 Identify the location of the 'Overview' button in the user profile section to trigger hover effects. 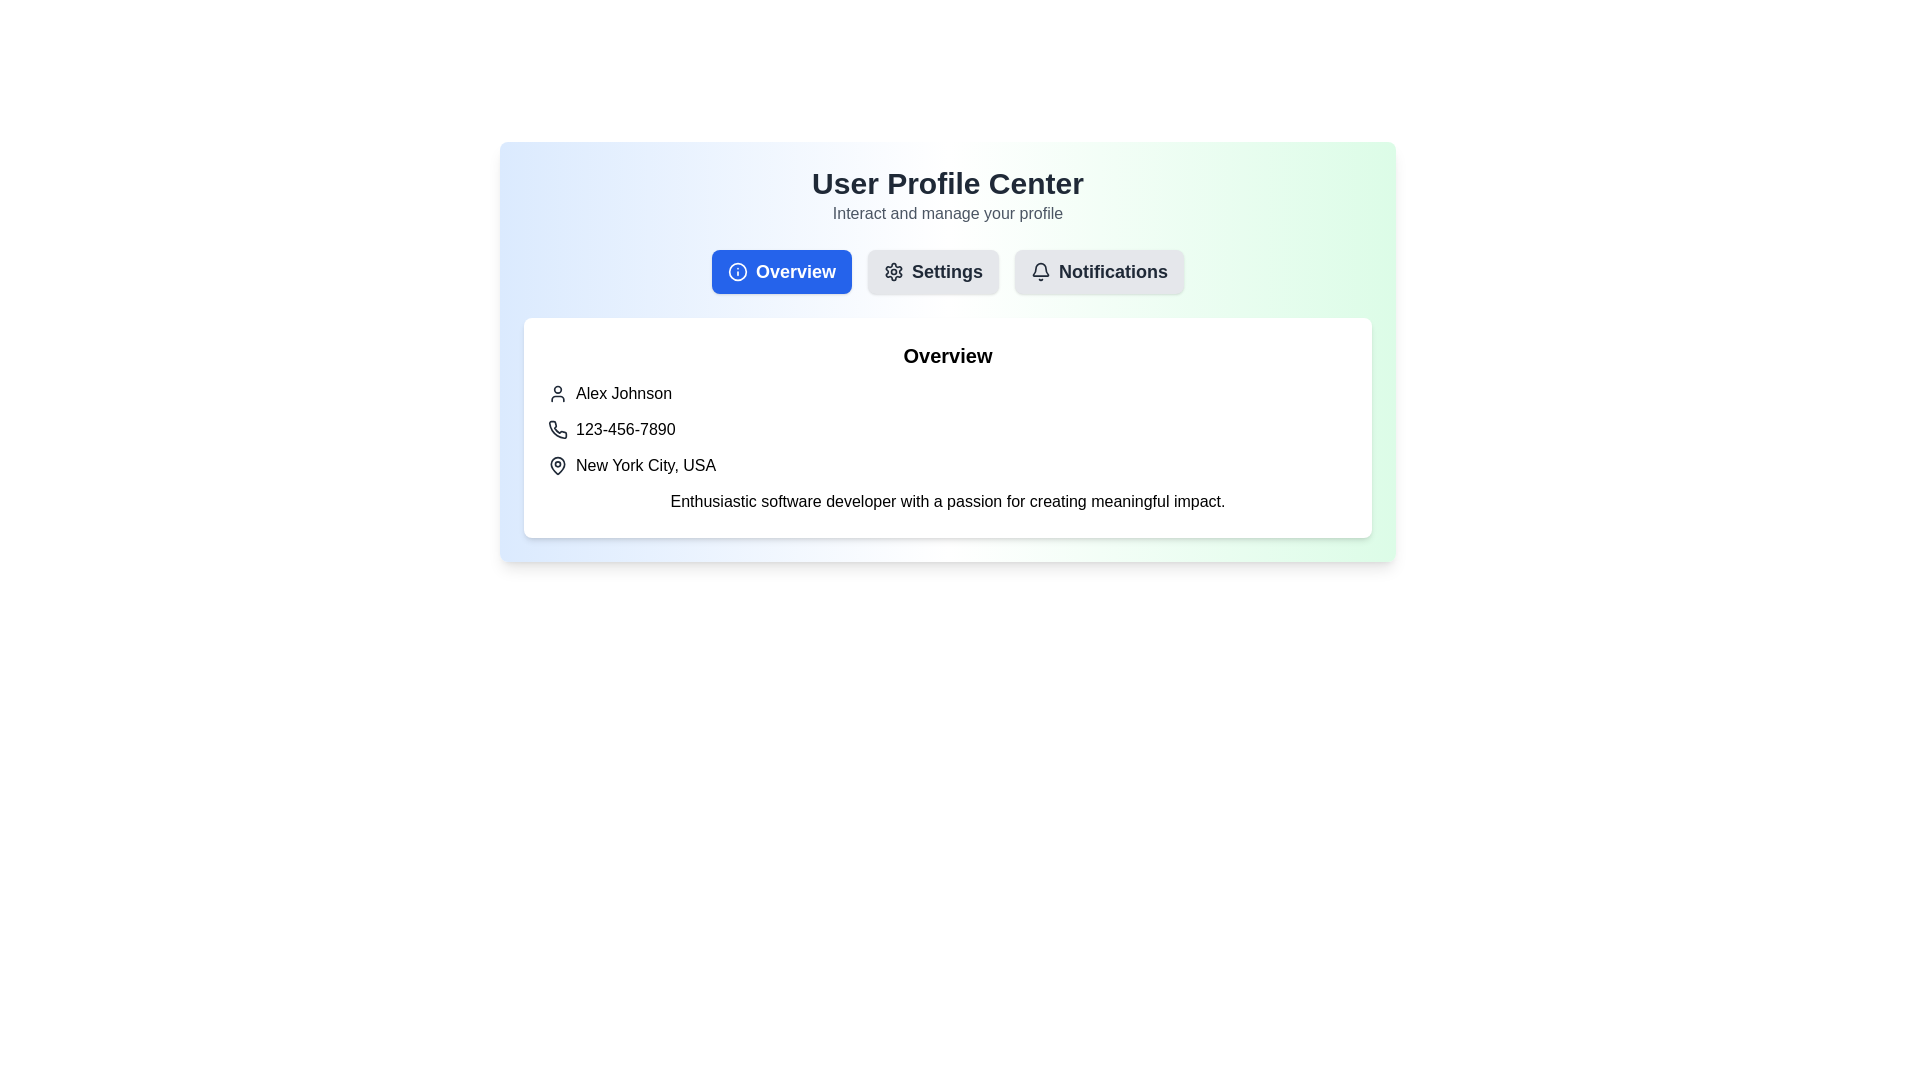
(781, 272).